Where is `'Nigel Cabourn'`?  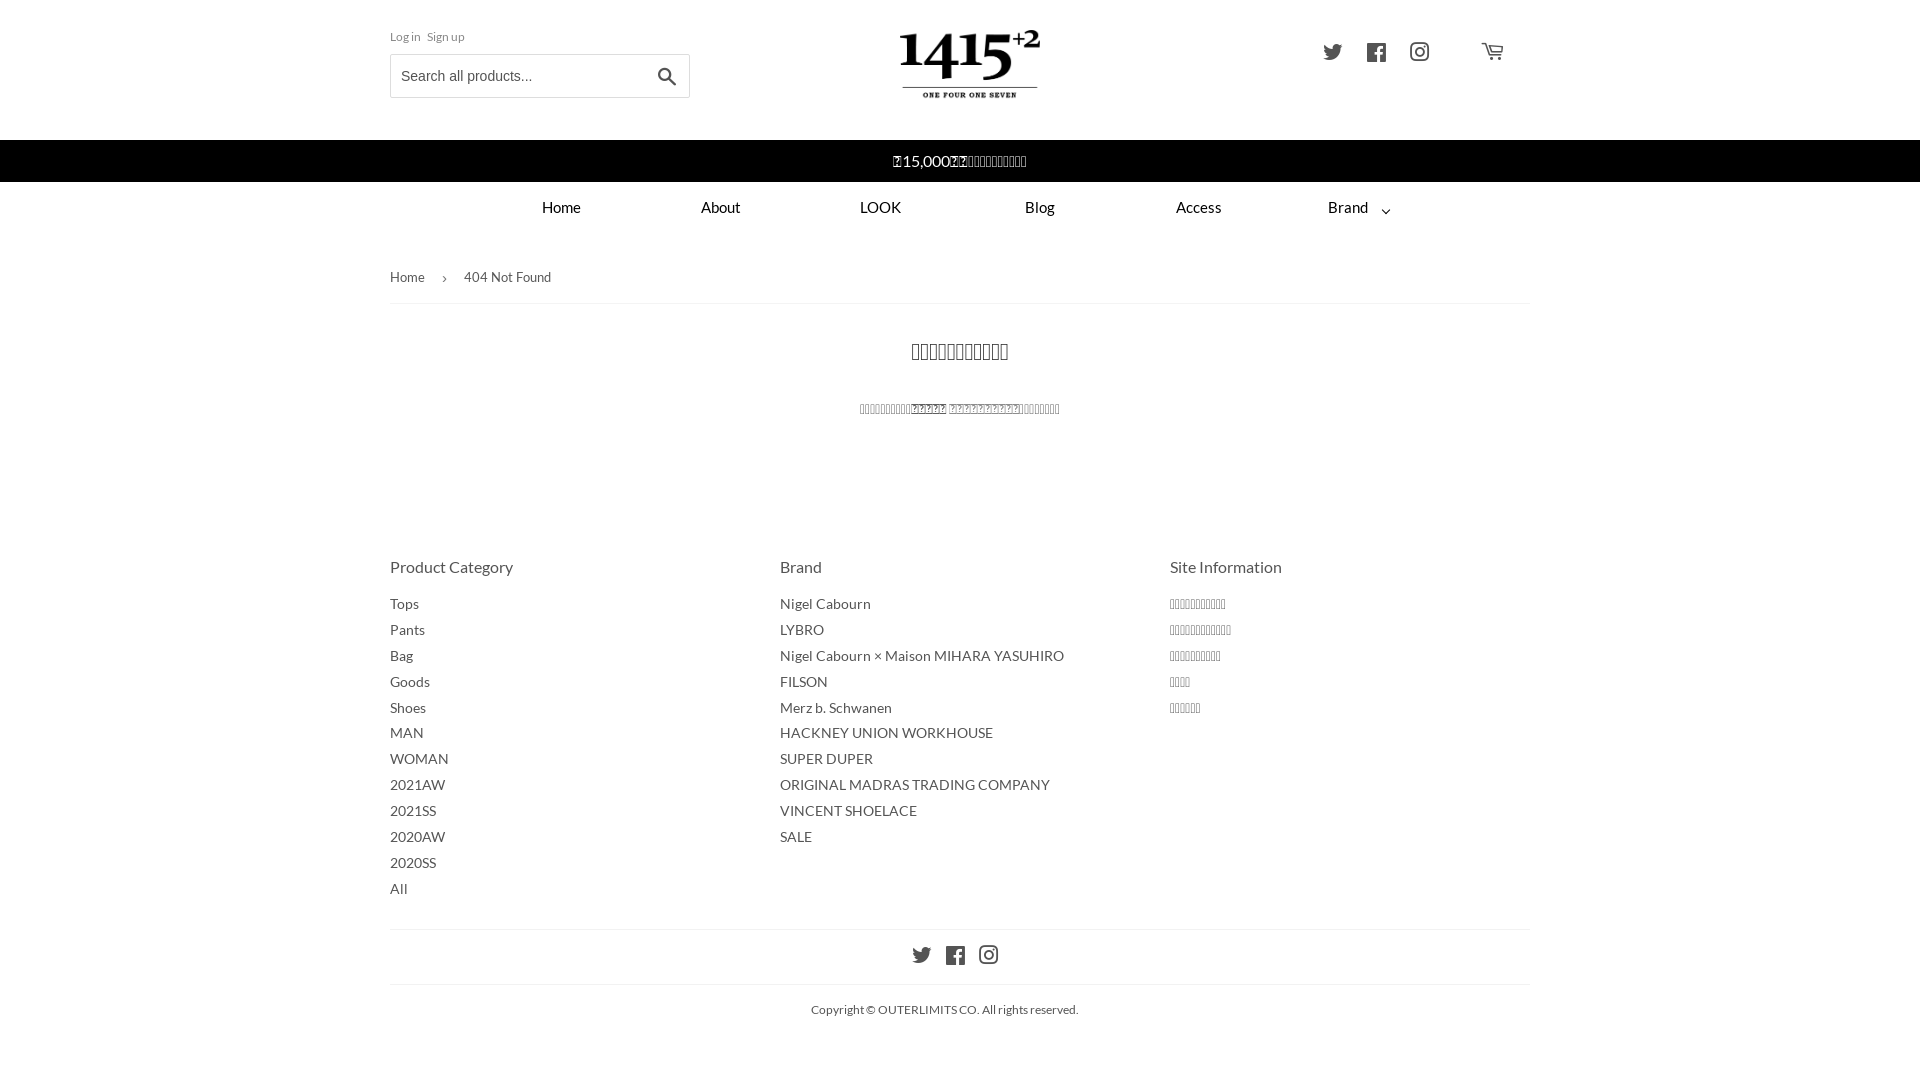 'Nigel Cabourn' is located at coordinates (825, 602).